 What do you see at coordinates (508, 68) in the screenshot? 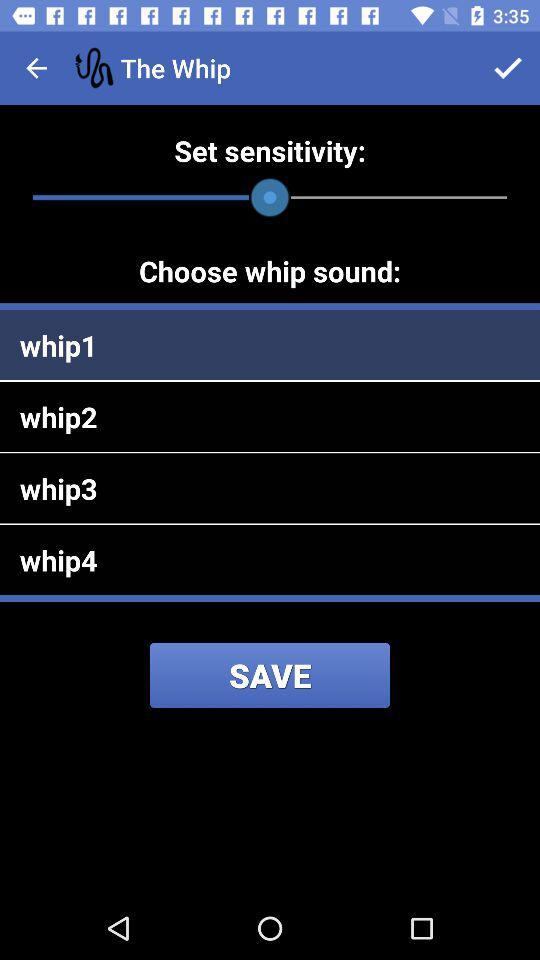
I see `the item at the top right corner` at bounding box center [508, 68].